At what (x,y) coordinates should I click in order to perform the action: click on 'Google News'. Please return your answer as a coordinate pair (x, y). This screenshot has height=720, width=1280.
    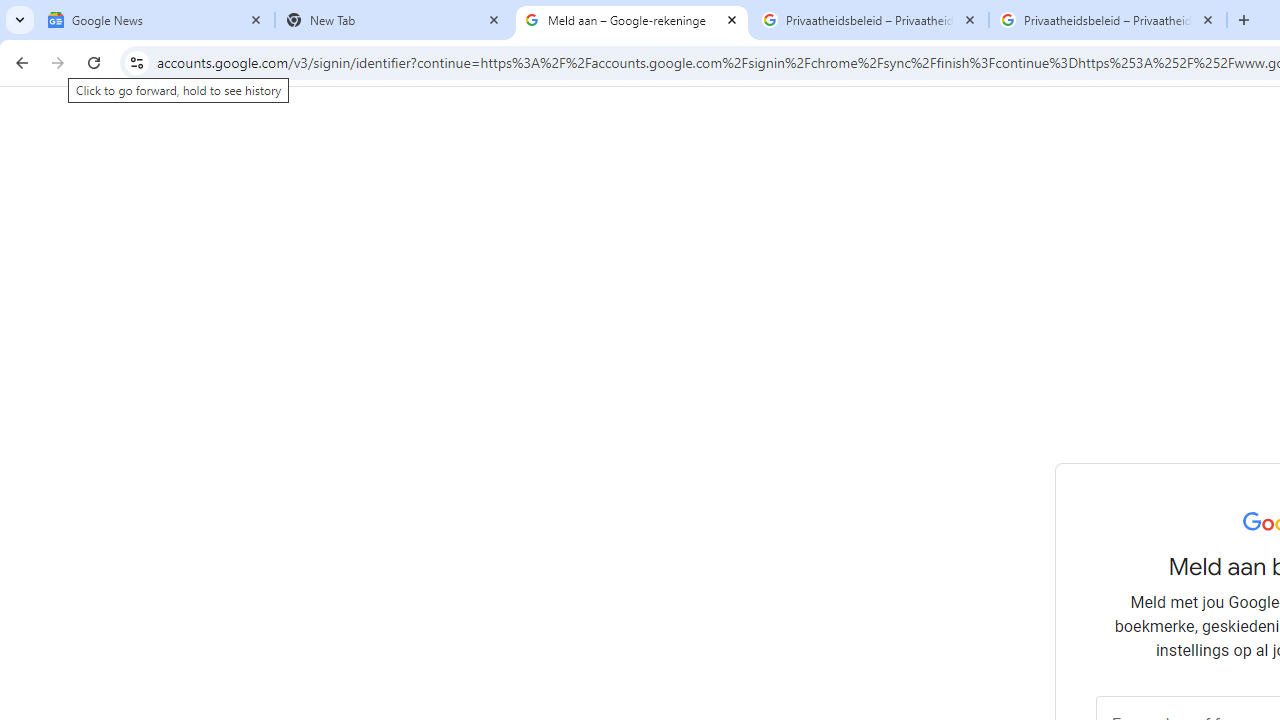
    Looking at the image, I should click on (155, 20).